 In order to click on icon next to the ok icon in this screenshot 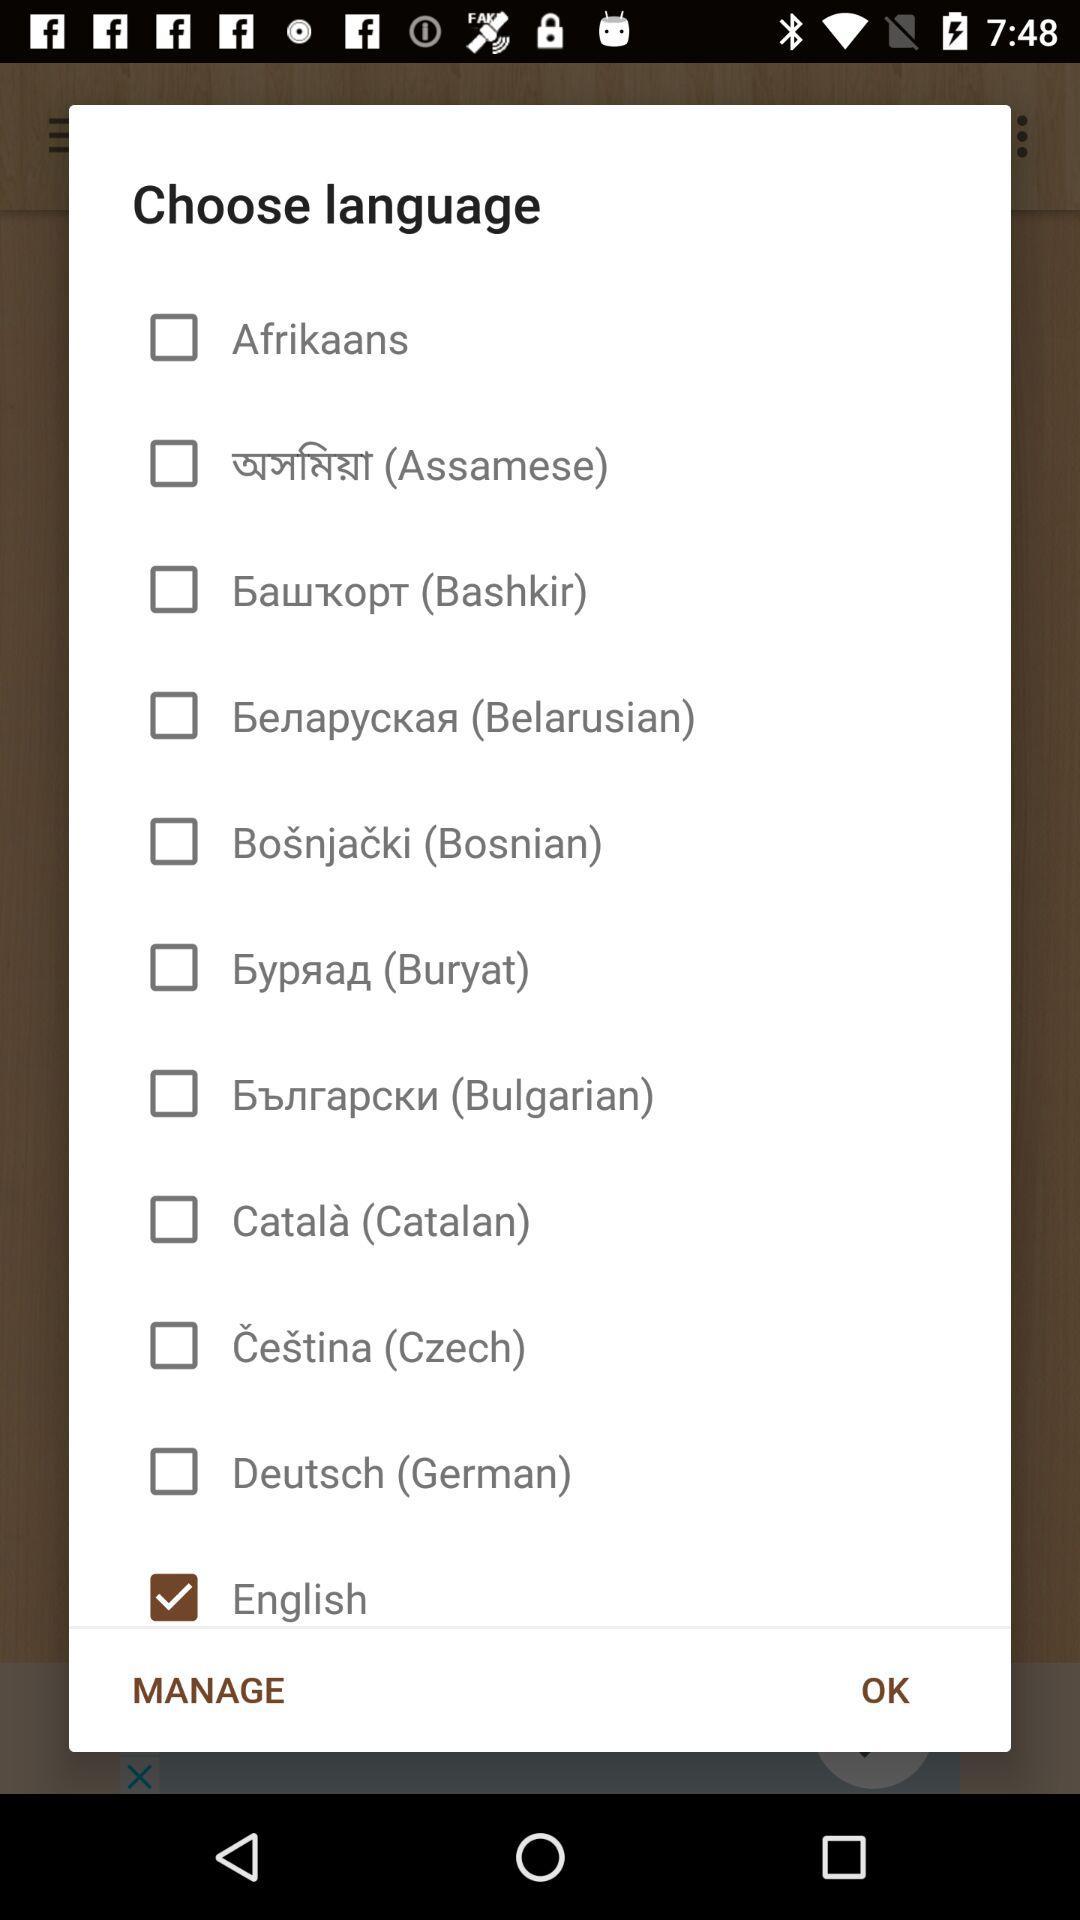, I will do `click(292, 1579)`.